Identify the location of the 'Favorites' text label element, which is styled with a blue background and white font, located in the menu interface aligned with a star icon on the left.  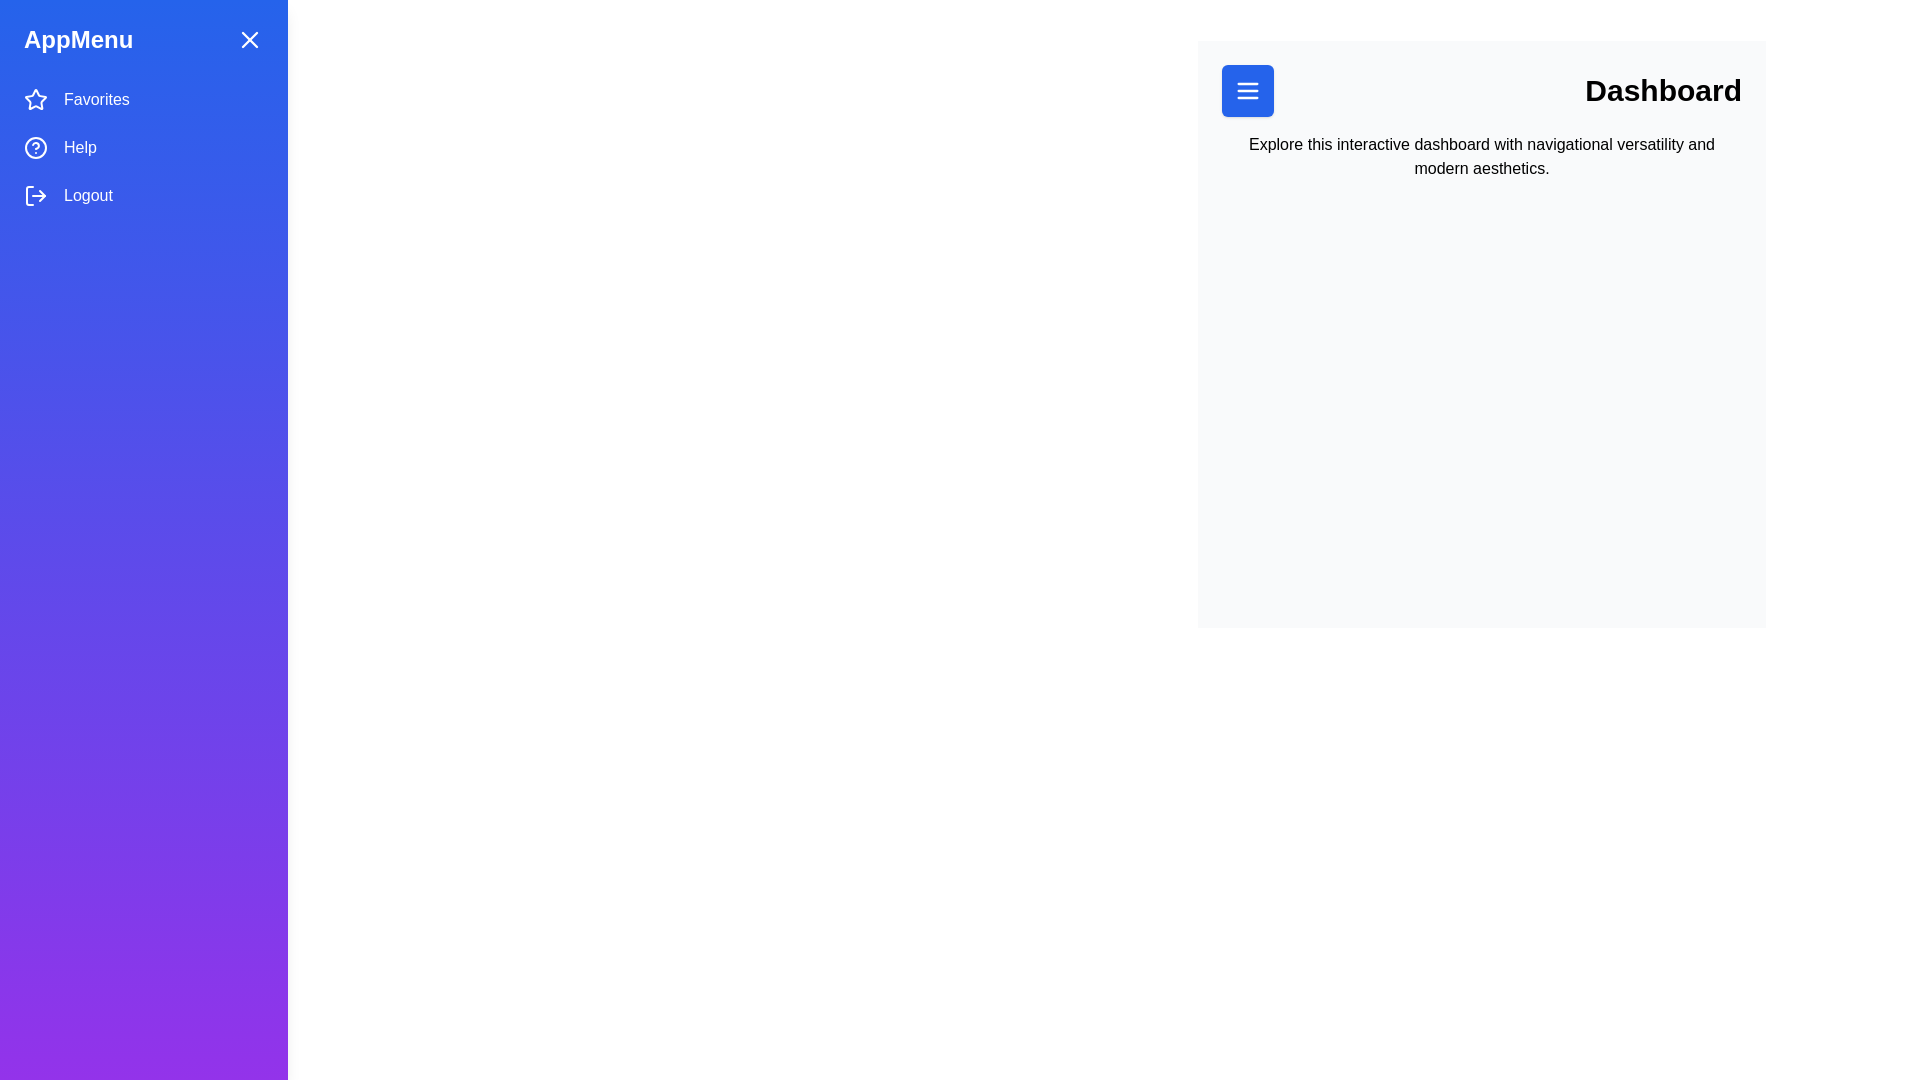
(95, 100).